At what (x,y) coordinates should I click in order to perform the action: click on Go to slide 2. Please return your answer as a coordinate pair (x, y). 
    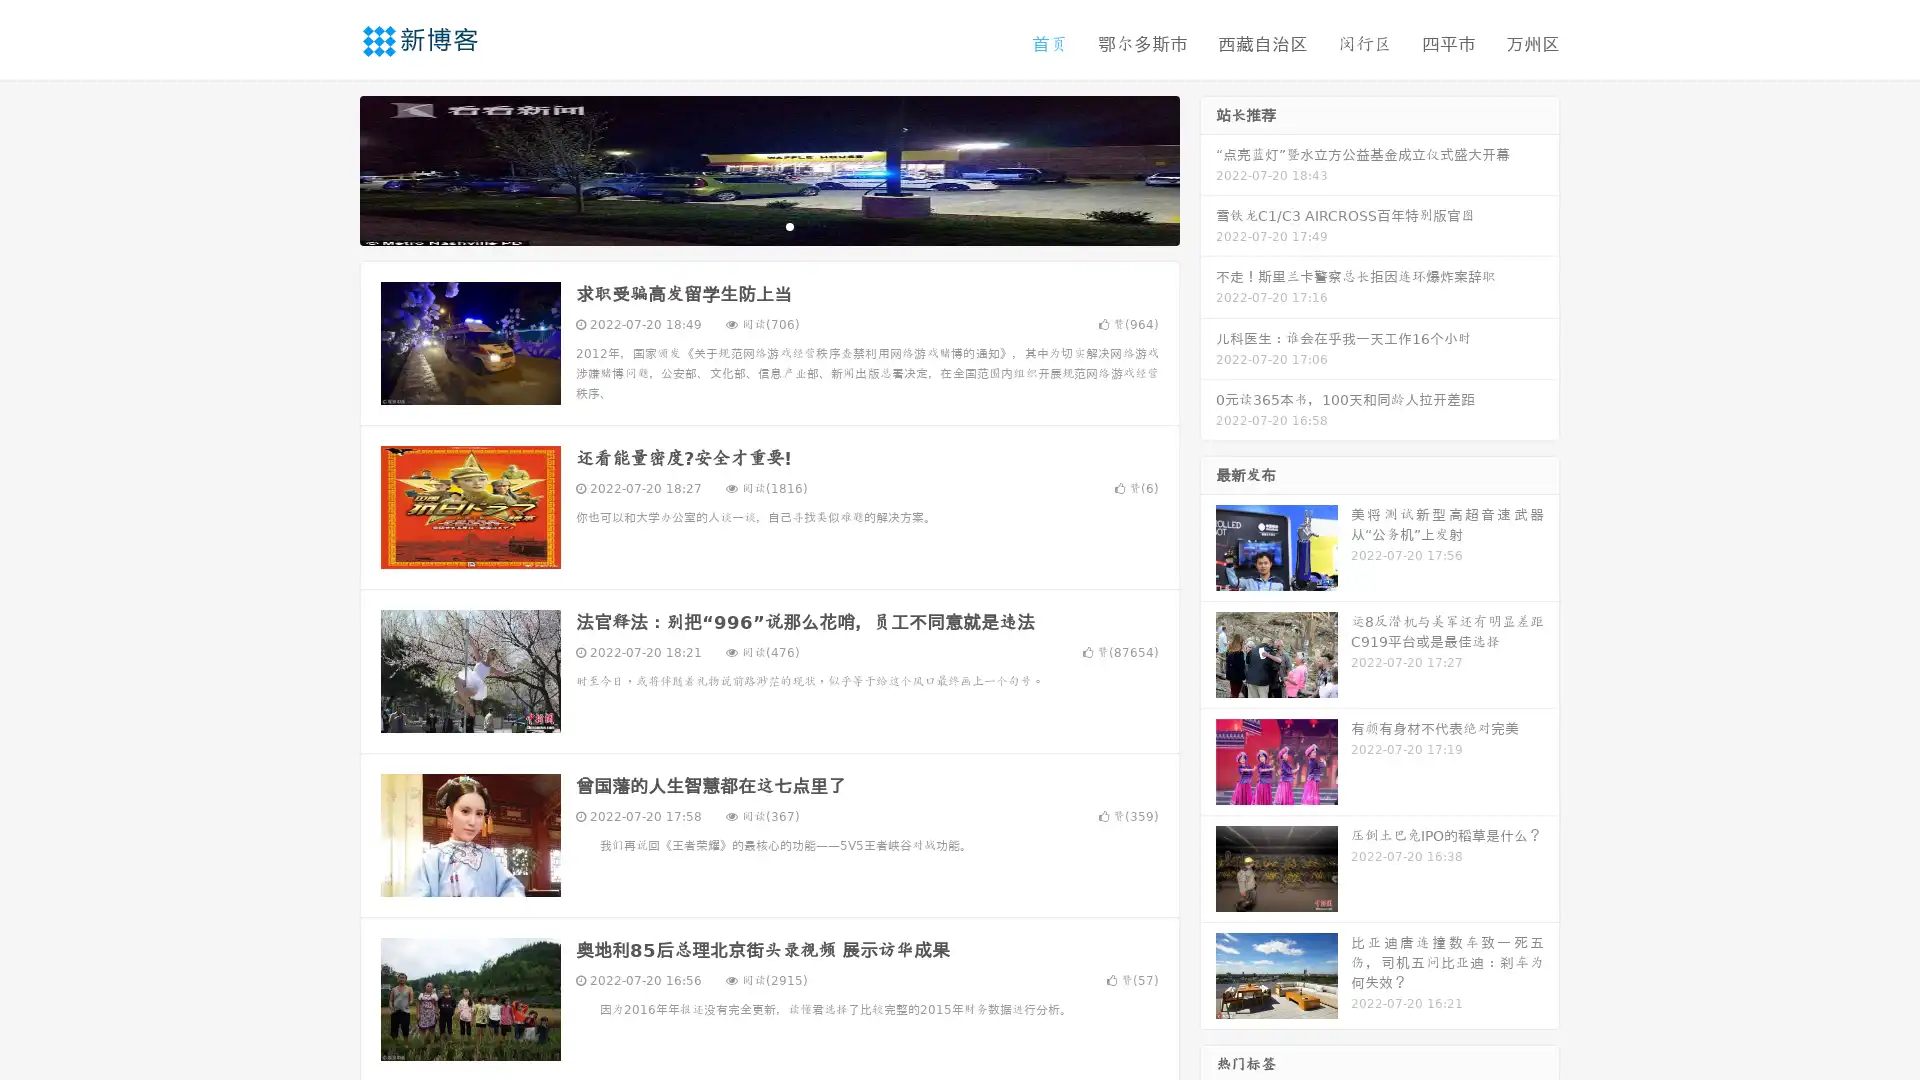
    Looking at the image, I should click on (768, 225).